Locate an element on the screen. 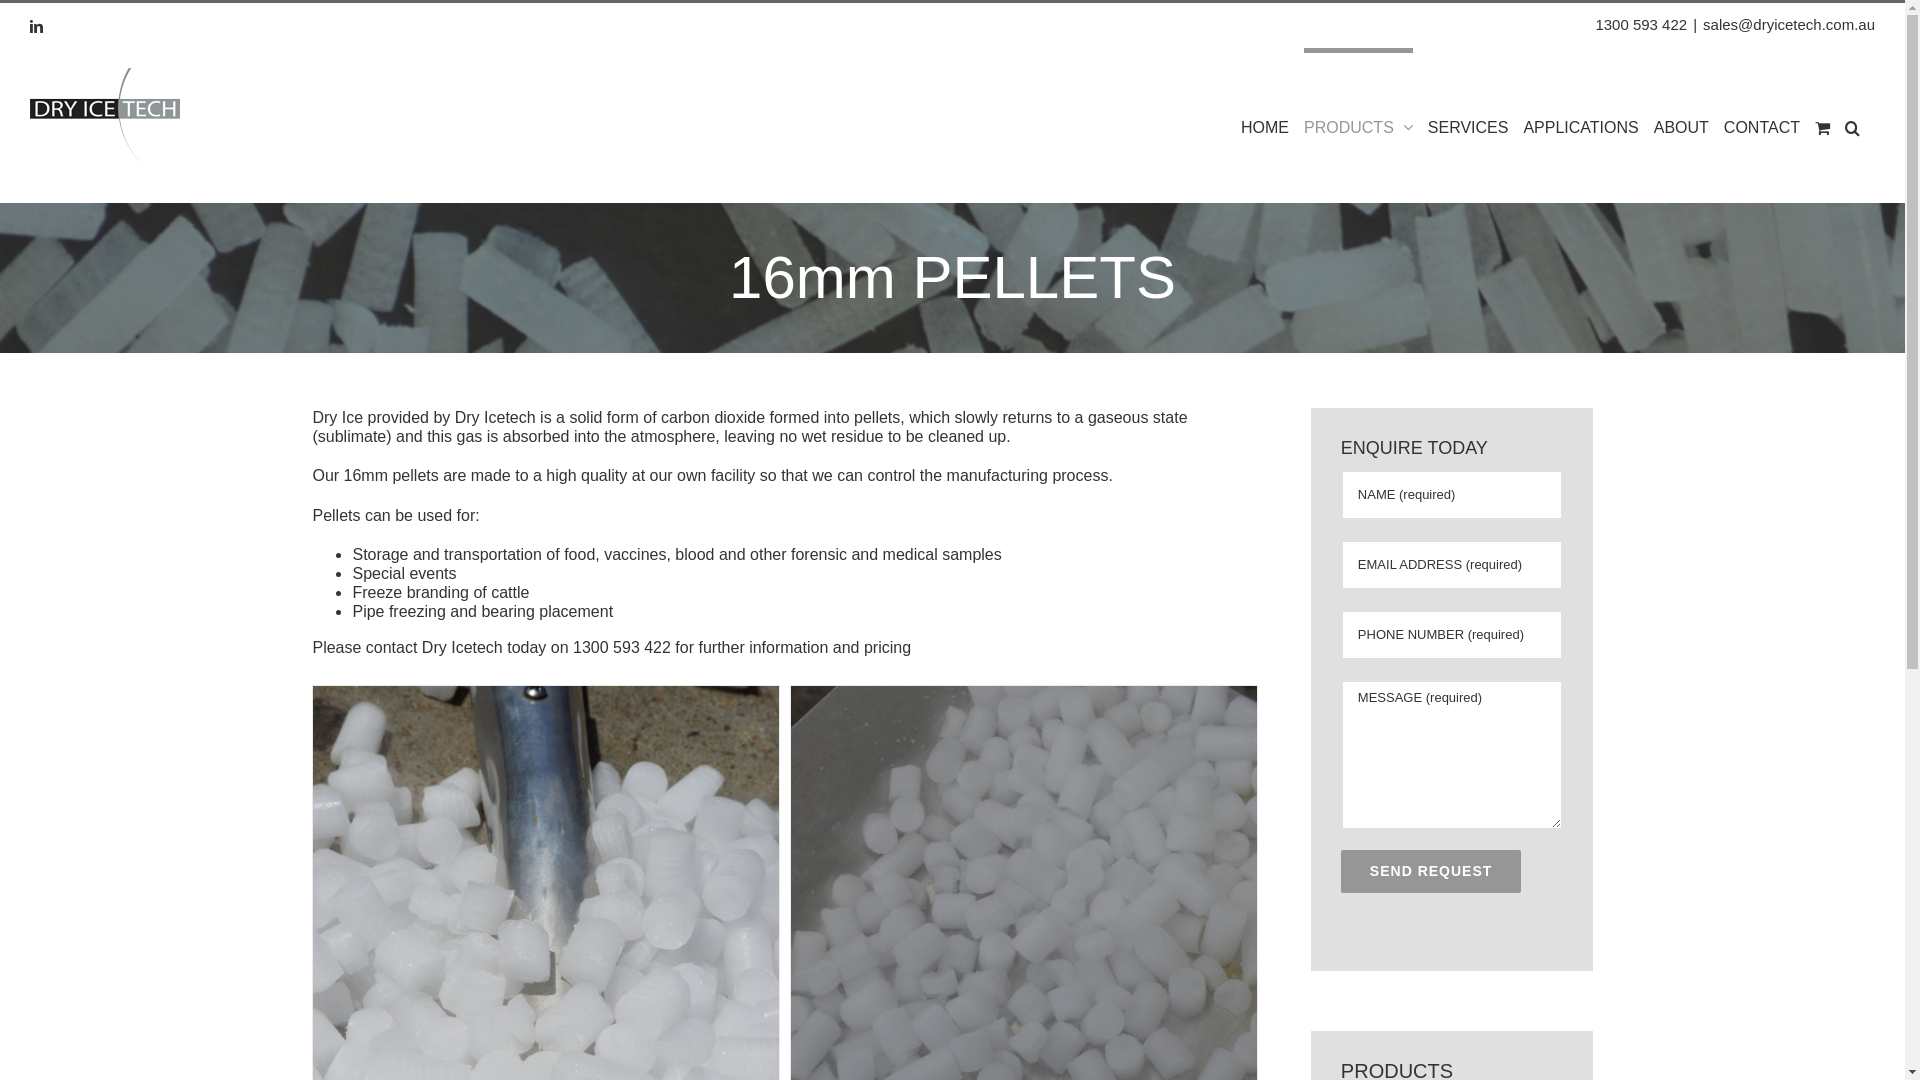 This screenshot has height=1080, width=1920. 'sales@dryicetech.com.au' is located at coordinates (1789, 24).